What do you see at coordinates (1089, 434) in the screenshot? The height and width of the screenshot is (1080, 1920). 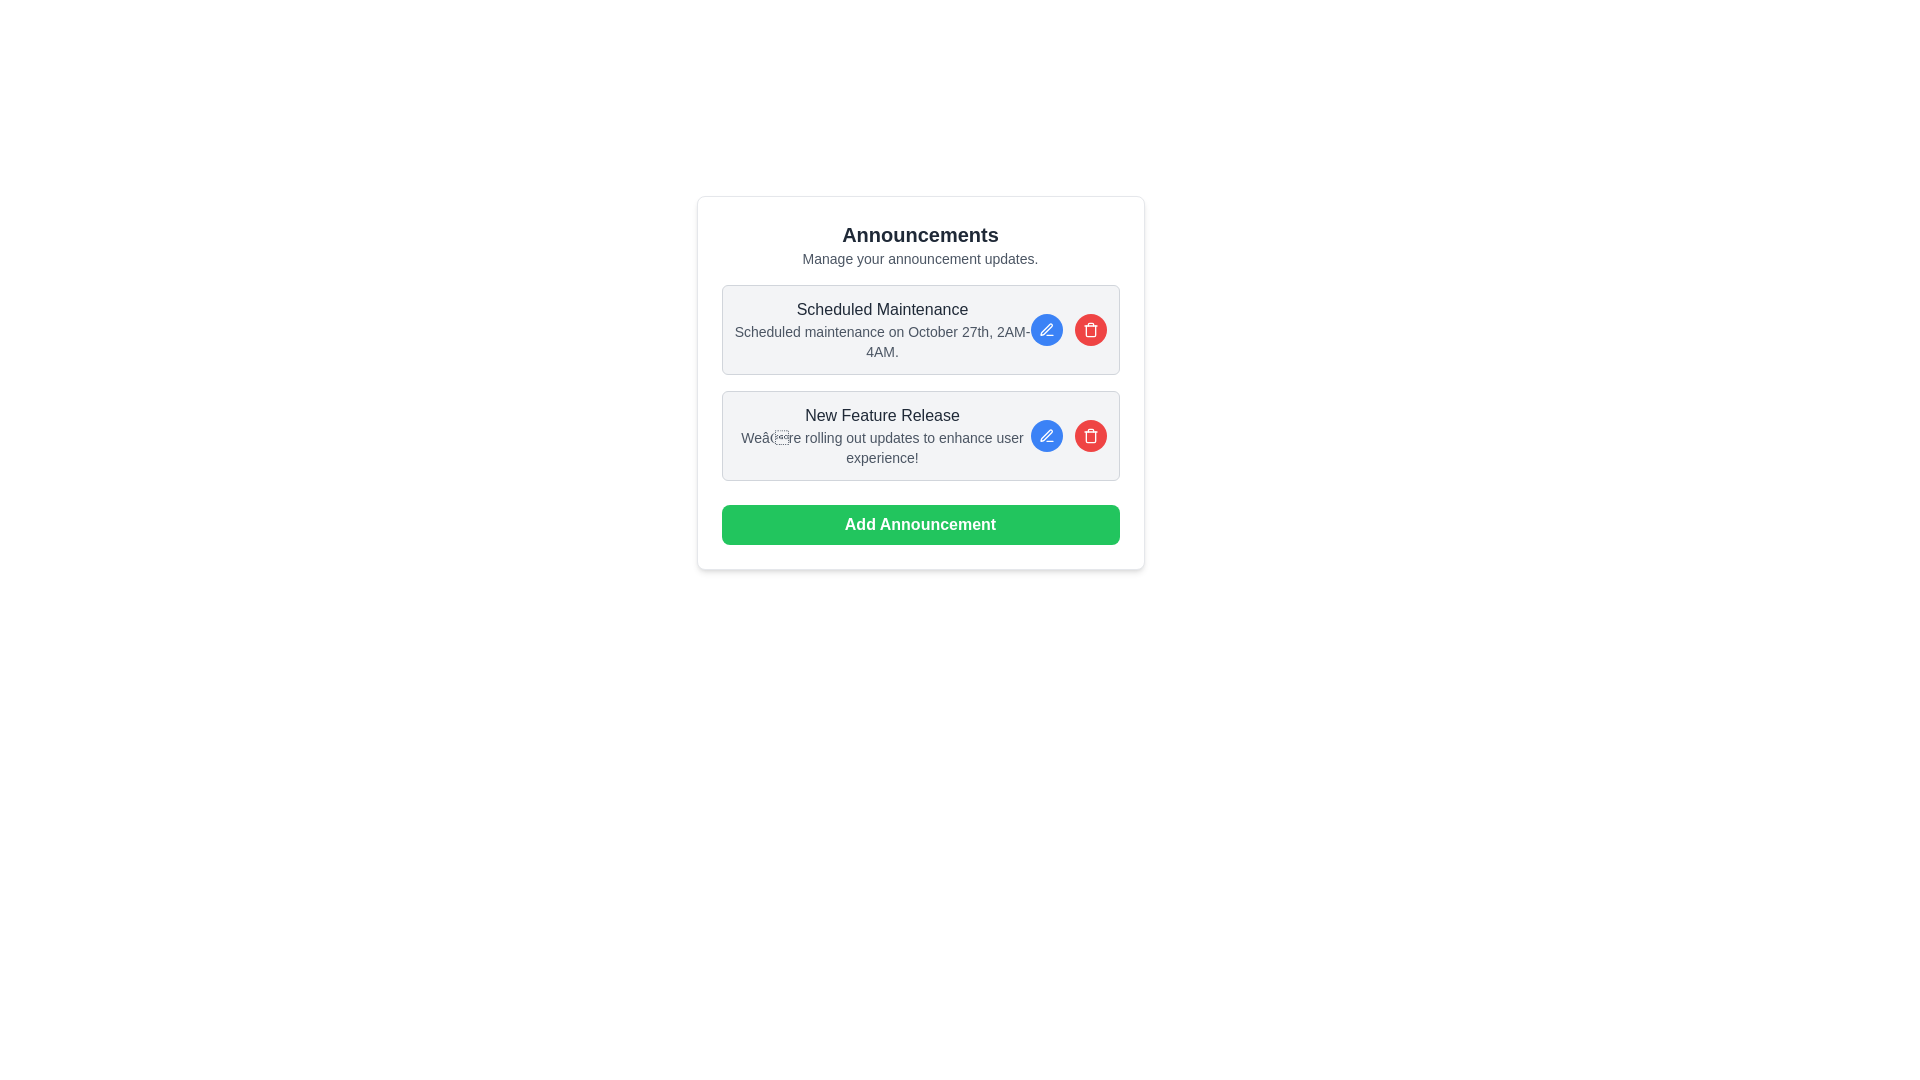 I see `the delete button icon located to the right of the announcement text in the 'Scheduled Maintenance' card` at bounding box center [1089, 434].